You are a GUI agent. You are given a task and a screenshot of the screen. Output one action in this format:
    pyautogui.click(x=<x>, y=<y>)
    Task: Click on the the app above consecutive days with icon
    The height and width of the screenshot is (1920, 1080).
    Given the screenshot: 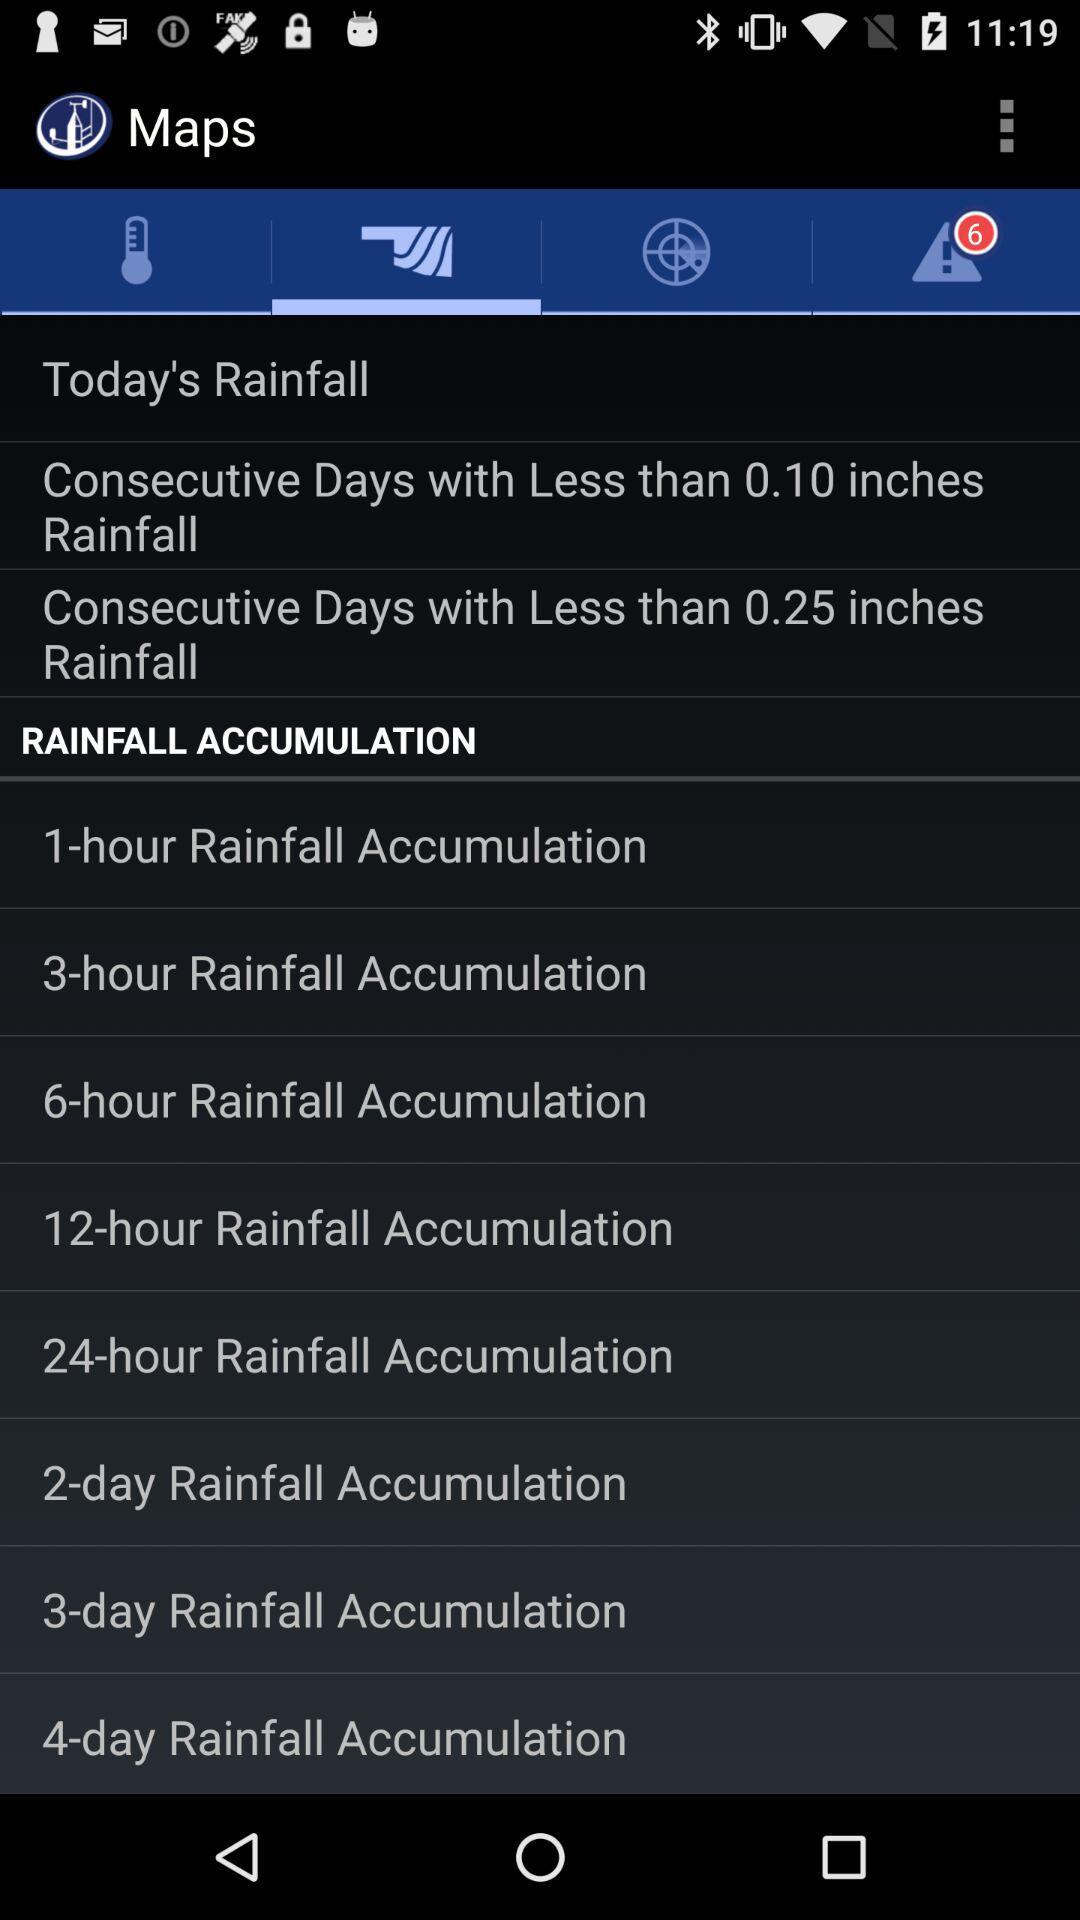 What is the action you would take?
    pyautogui.click(x=540, y=378)
    